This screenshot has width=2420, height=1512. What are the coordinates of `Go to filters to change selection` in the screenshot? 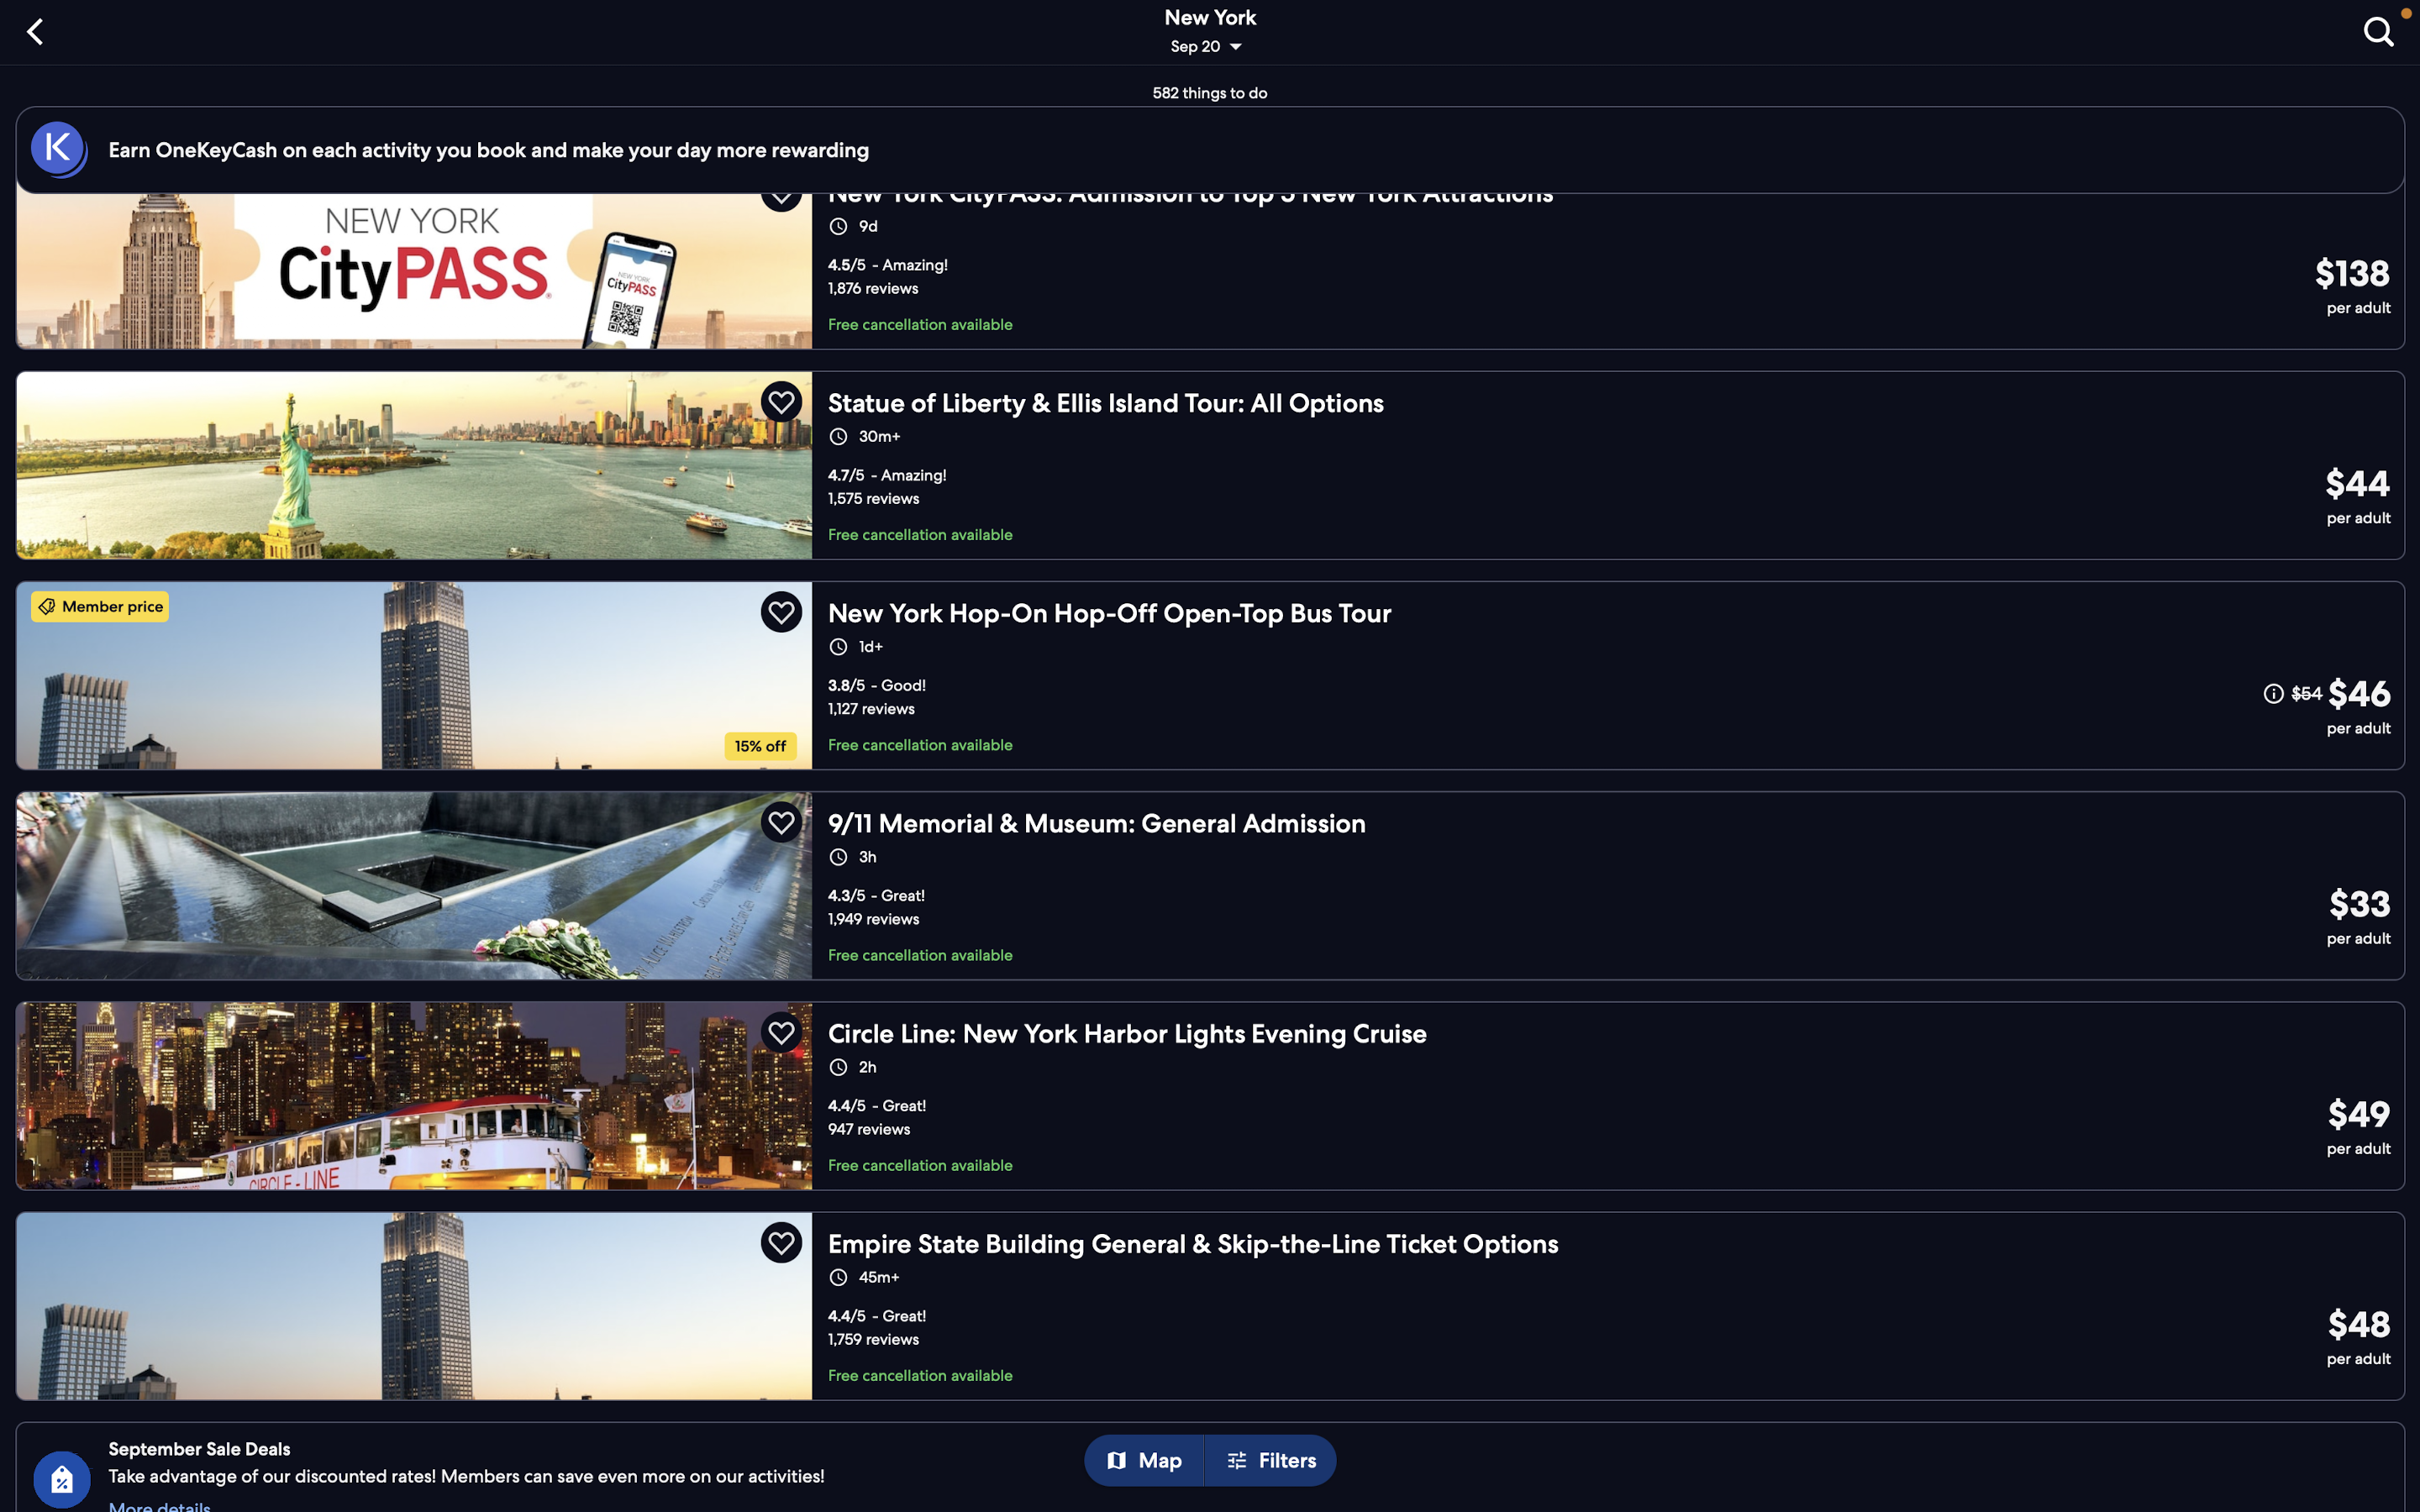 It's located at (1276, 1461).